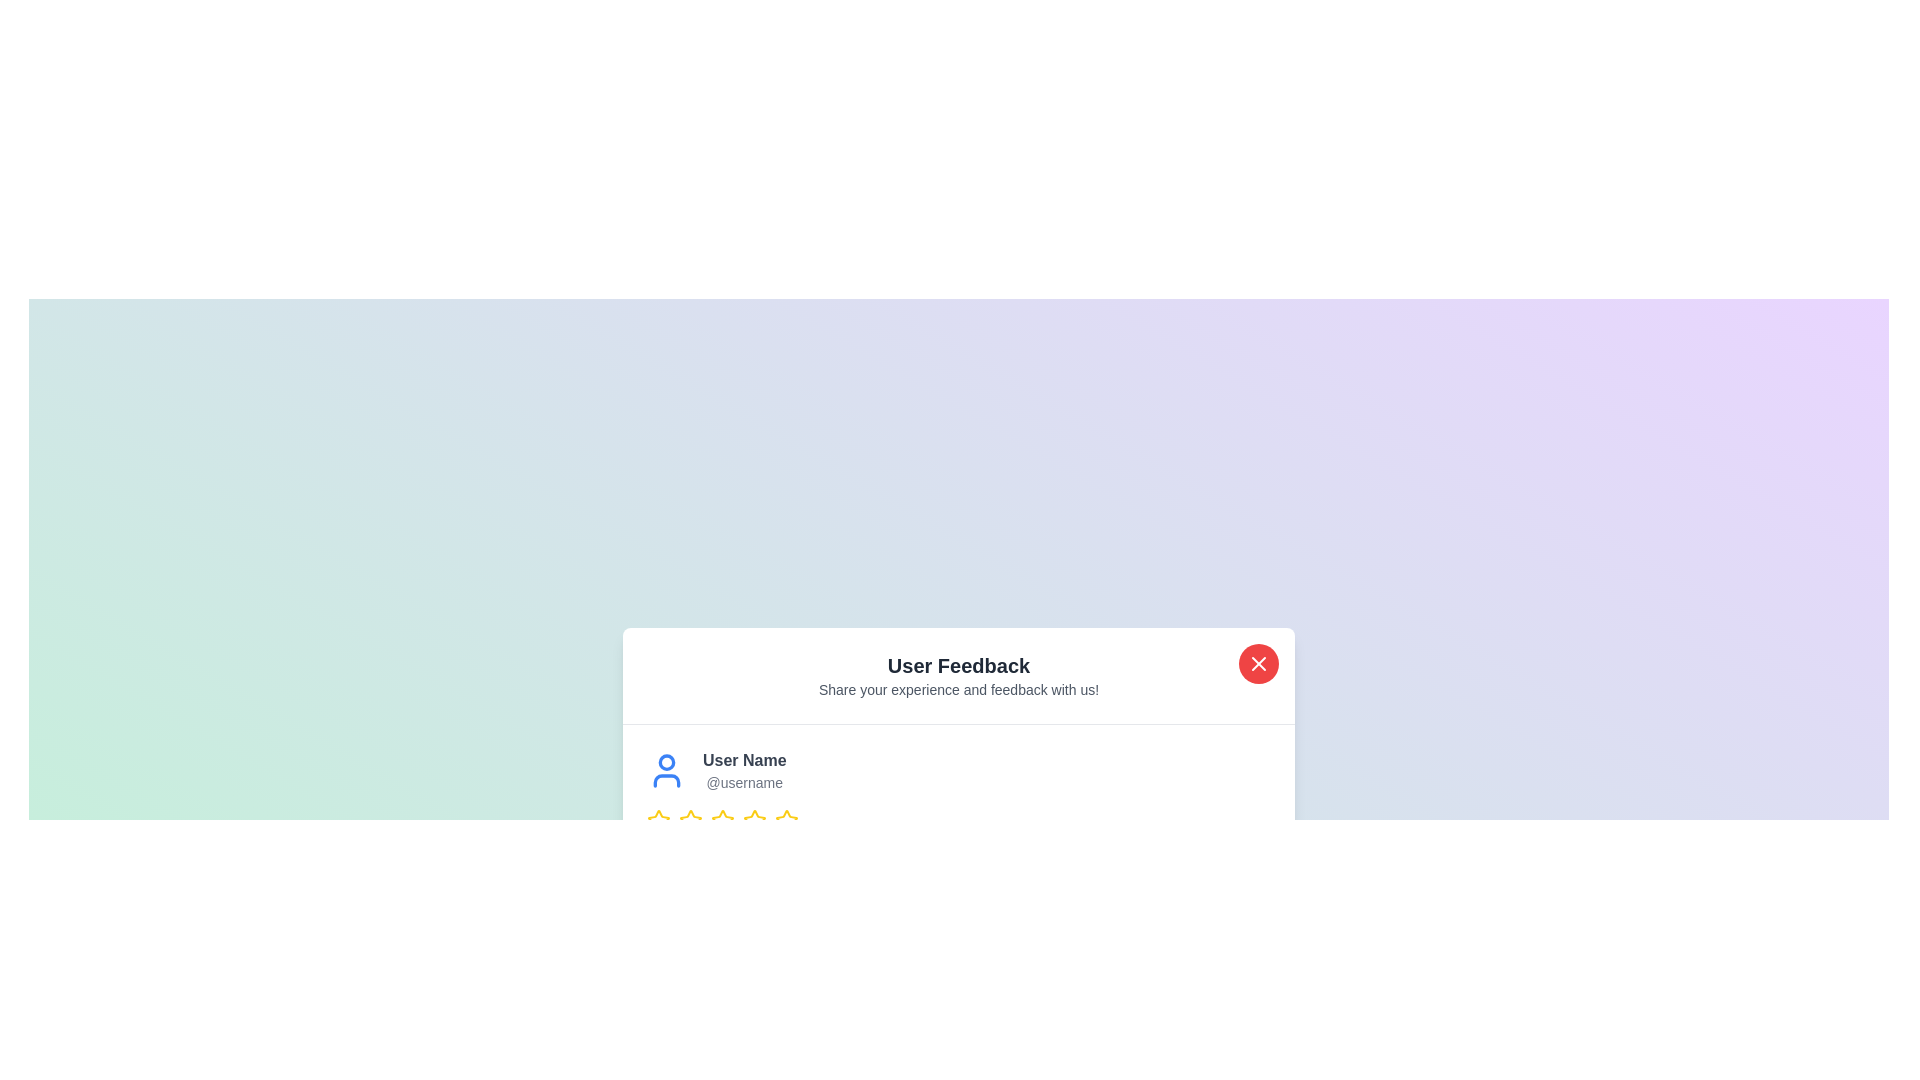 Image resolution: width=1920 pixels, height=1080 pixels. Describe the element at coordinates (786, 820) in the screenshot. I see `the fifth star icon, which is a vibrant yellow star with a hollow center, located at the last position in a row of similar stars` at that location.